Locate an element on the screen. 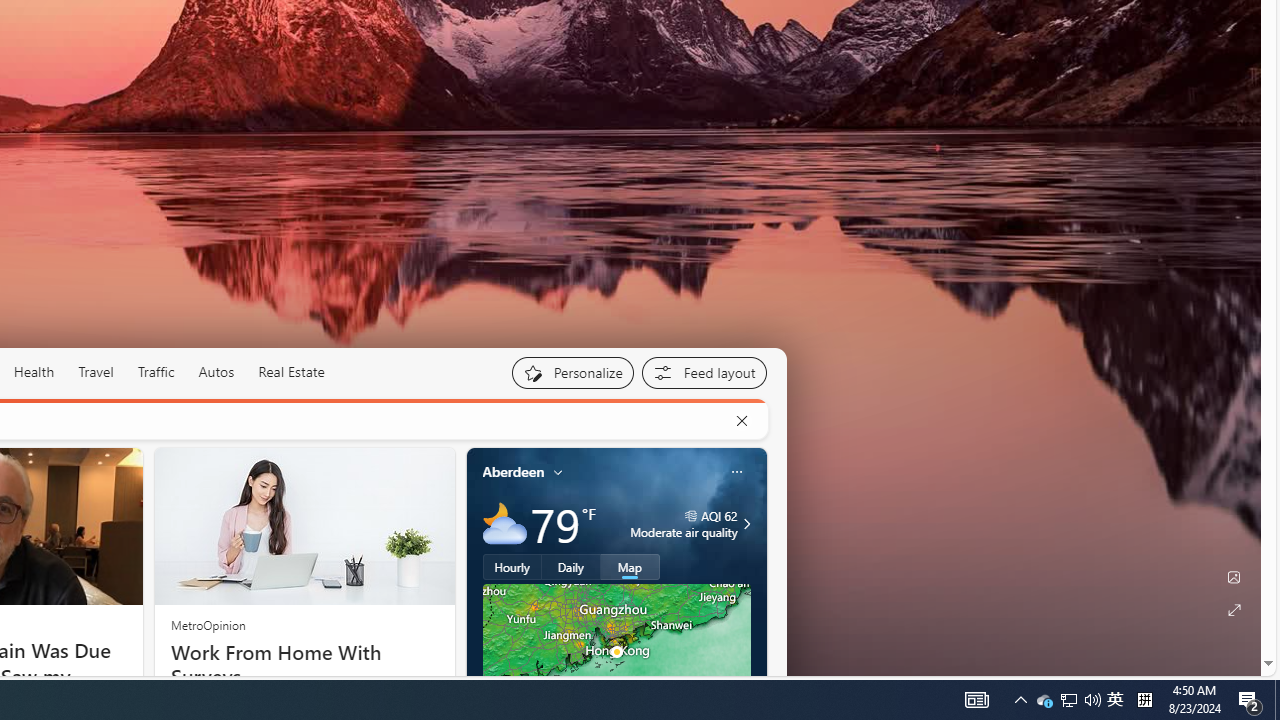 The height and width of the screenshot is (720, 1280). 'Mostly cloudy' is located at coordinates (504, 522).